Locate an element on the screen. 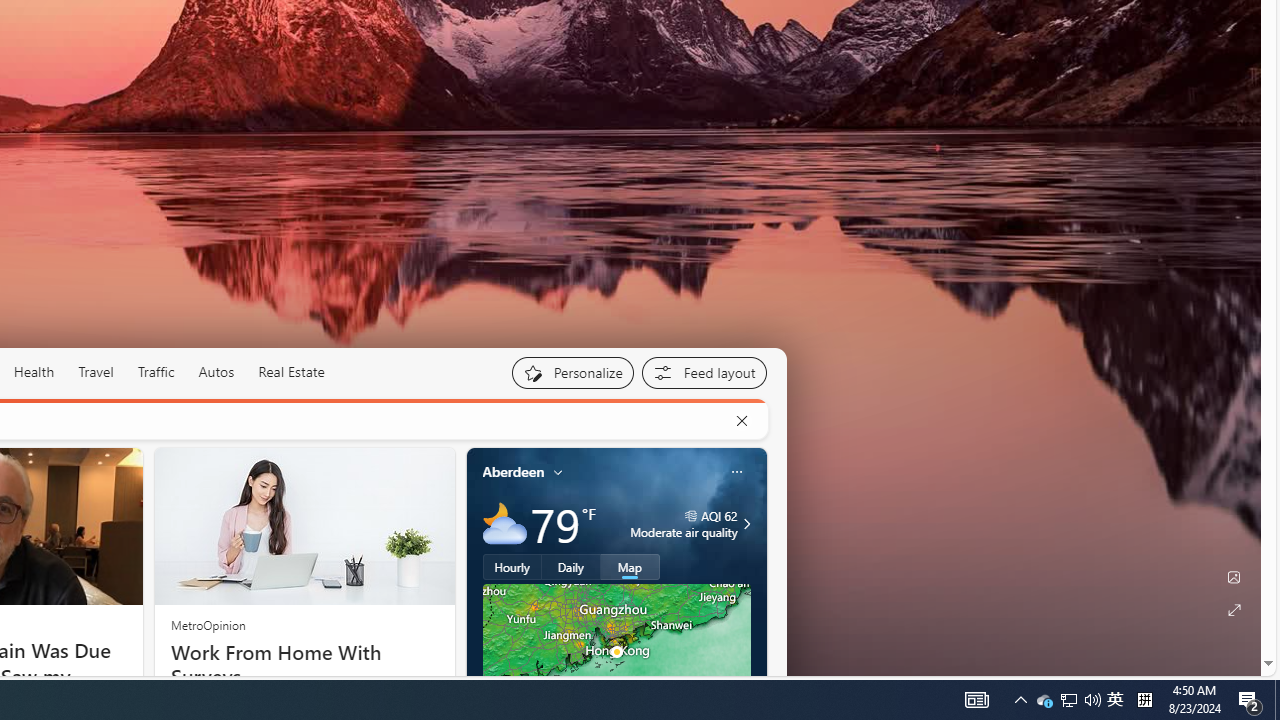 The height and width of the screenshot is (720, 1280). 'Mostly cloudy' is located at coordinates (504, 522).